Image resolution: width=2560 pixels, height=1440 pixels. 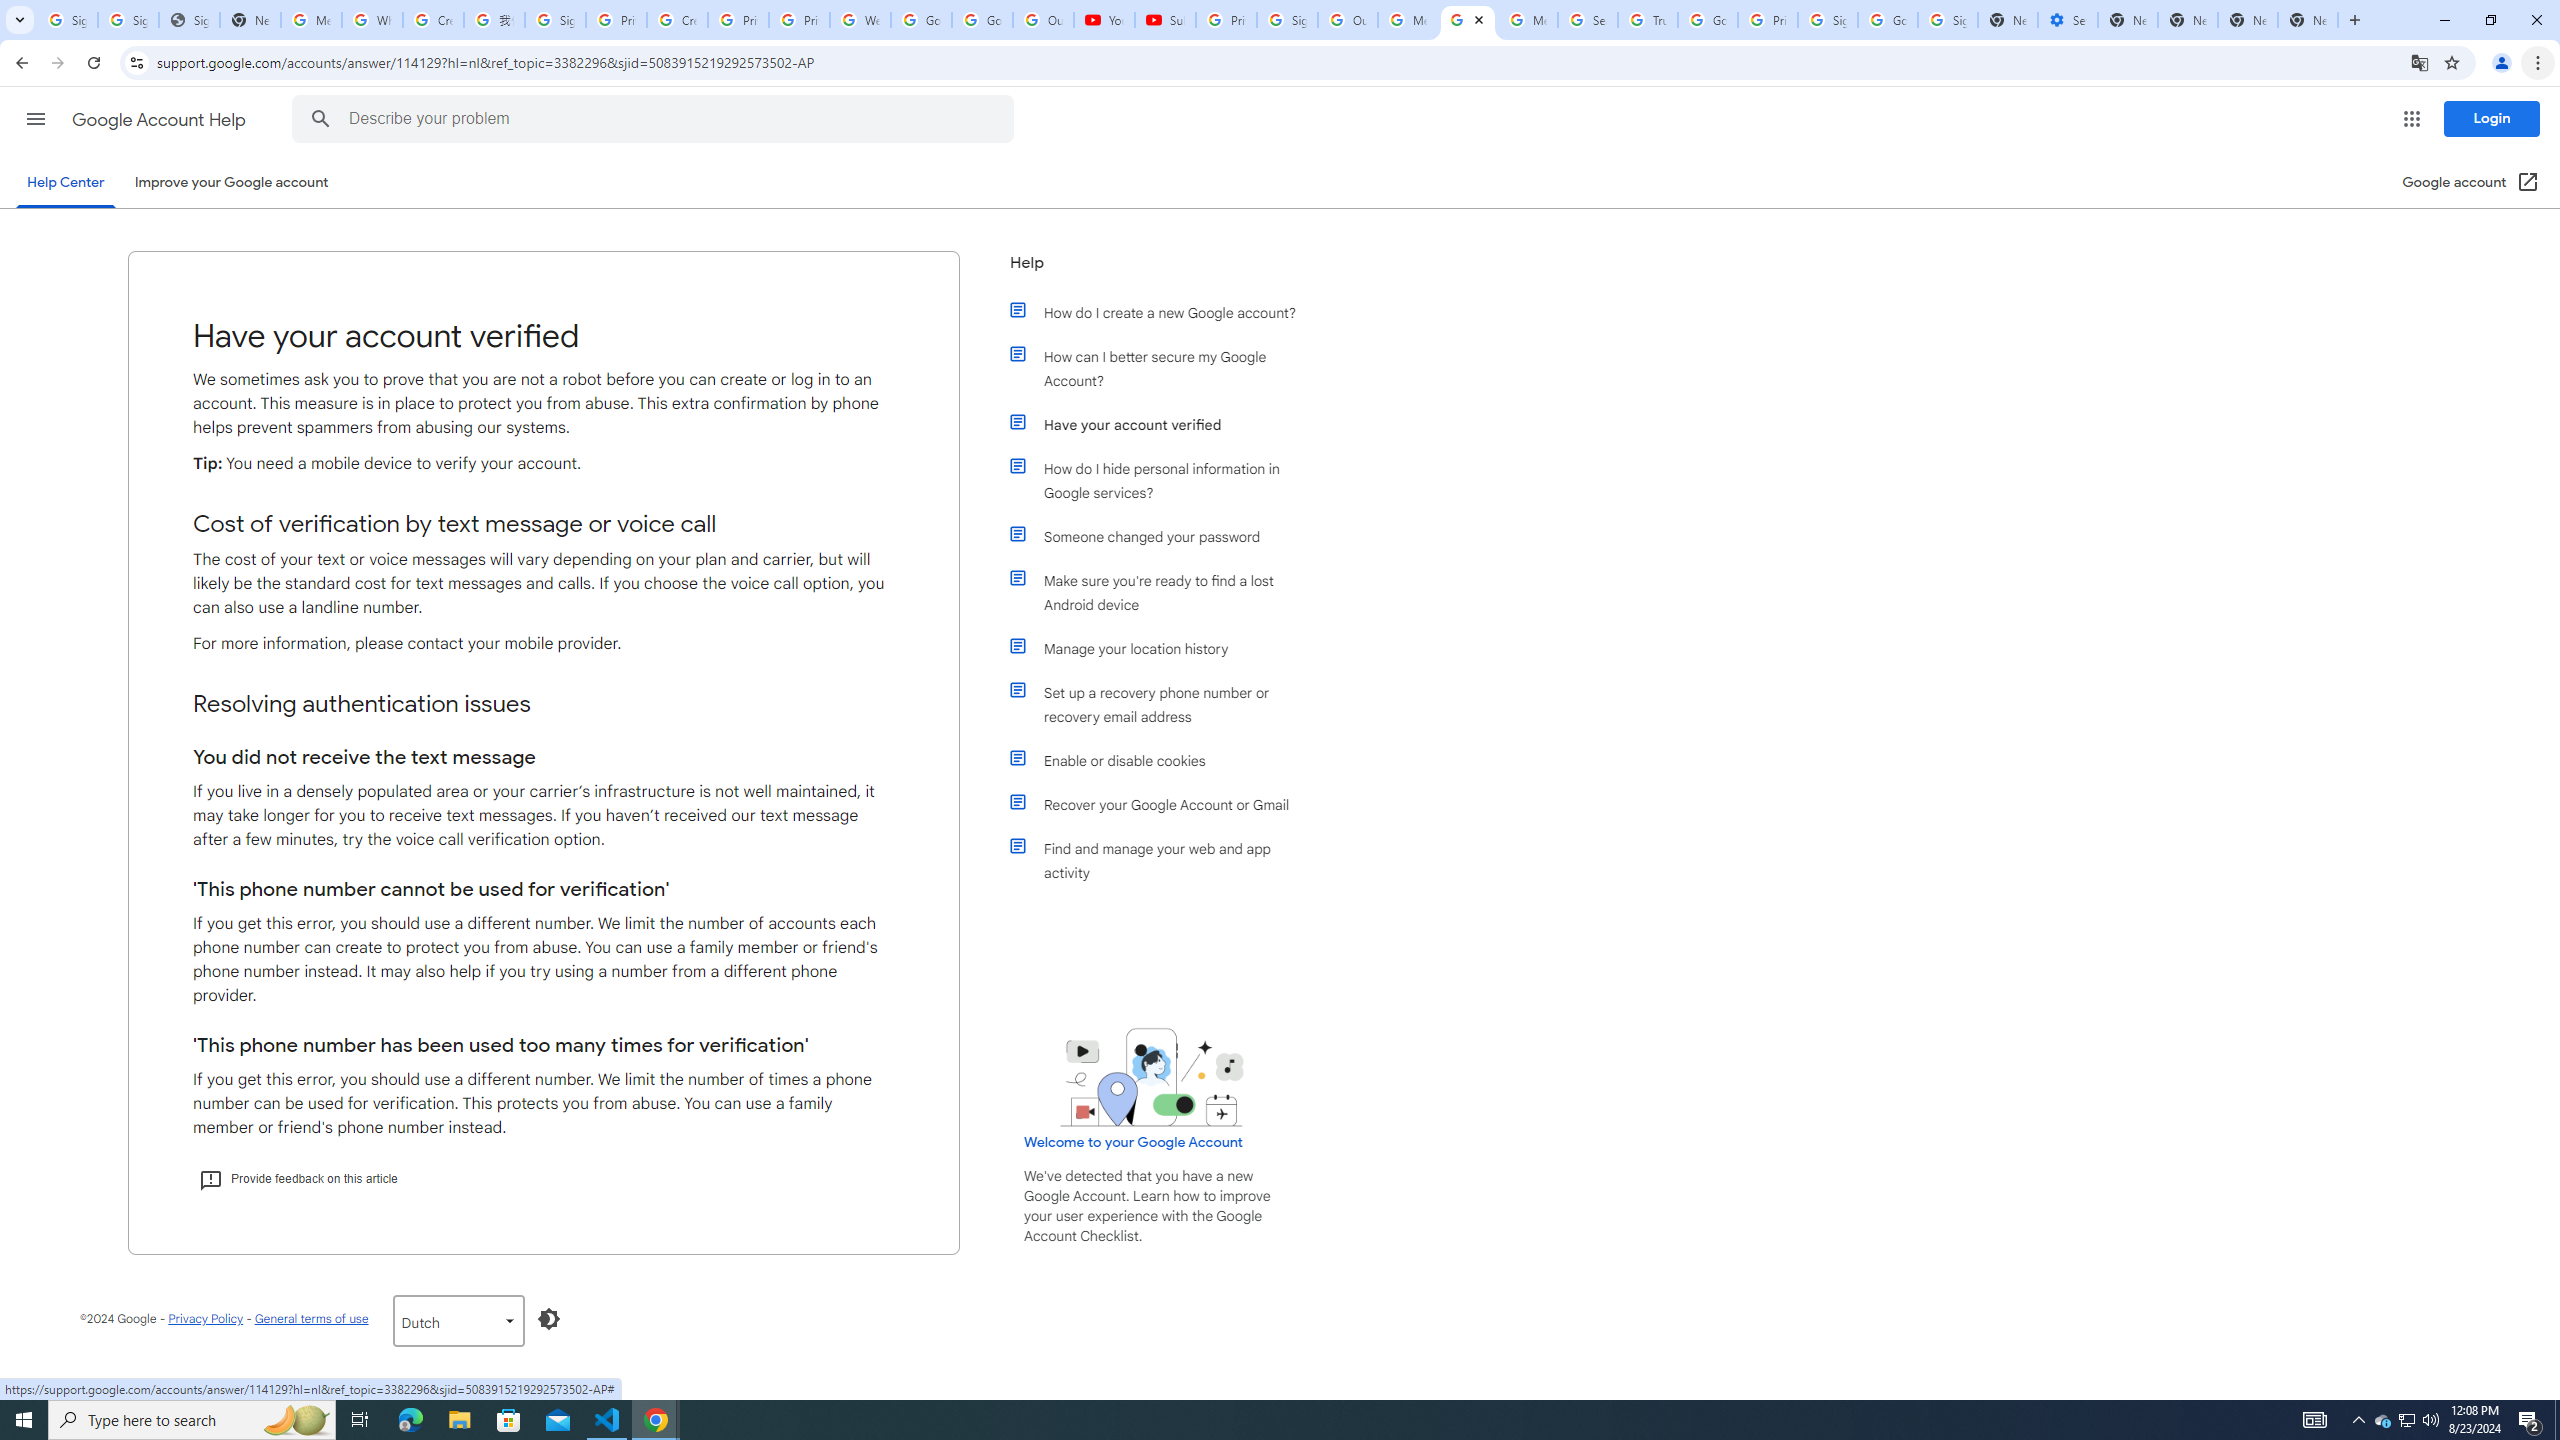 What do you see at coordinates (1162, 861) in the screenshot?
I see `'Find and manage your web and app activity'` at bounding box center [1162, 861].